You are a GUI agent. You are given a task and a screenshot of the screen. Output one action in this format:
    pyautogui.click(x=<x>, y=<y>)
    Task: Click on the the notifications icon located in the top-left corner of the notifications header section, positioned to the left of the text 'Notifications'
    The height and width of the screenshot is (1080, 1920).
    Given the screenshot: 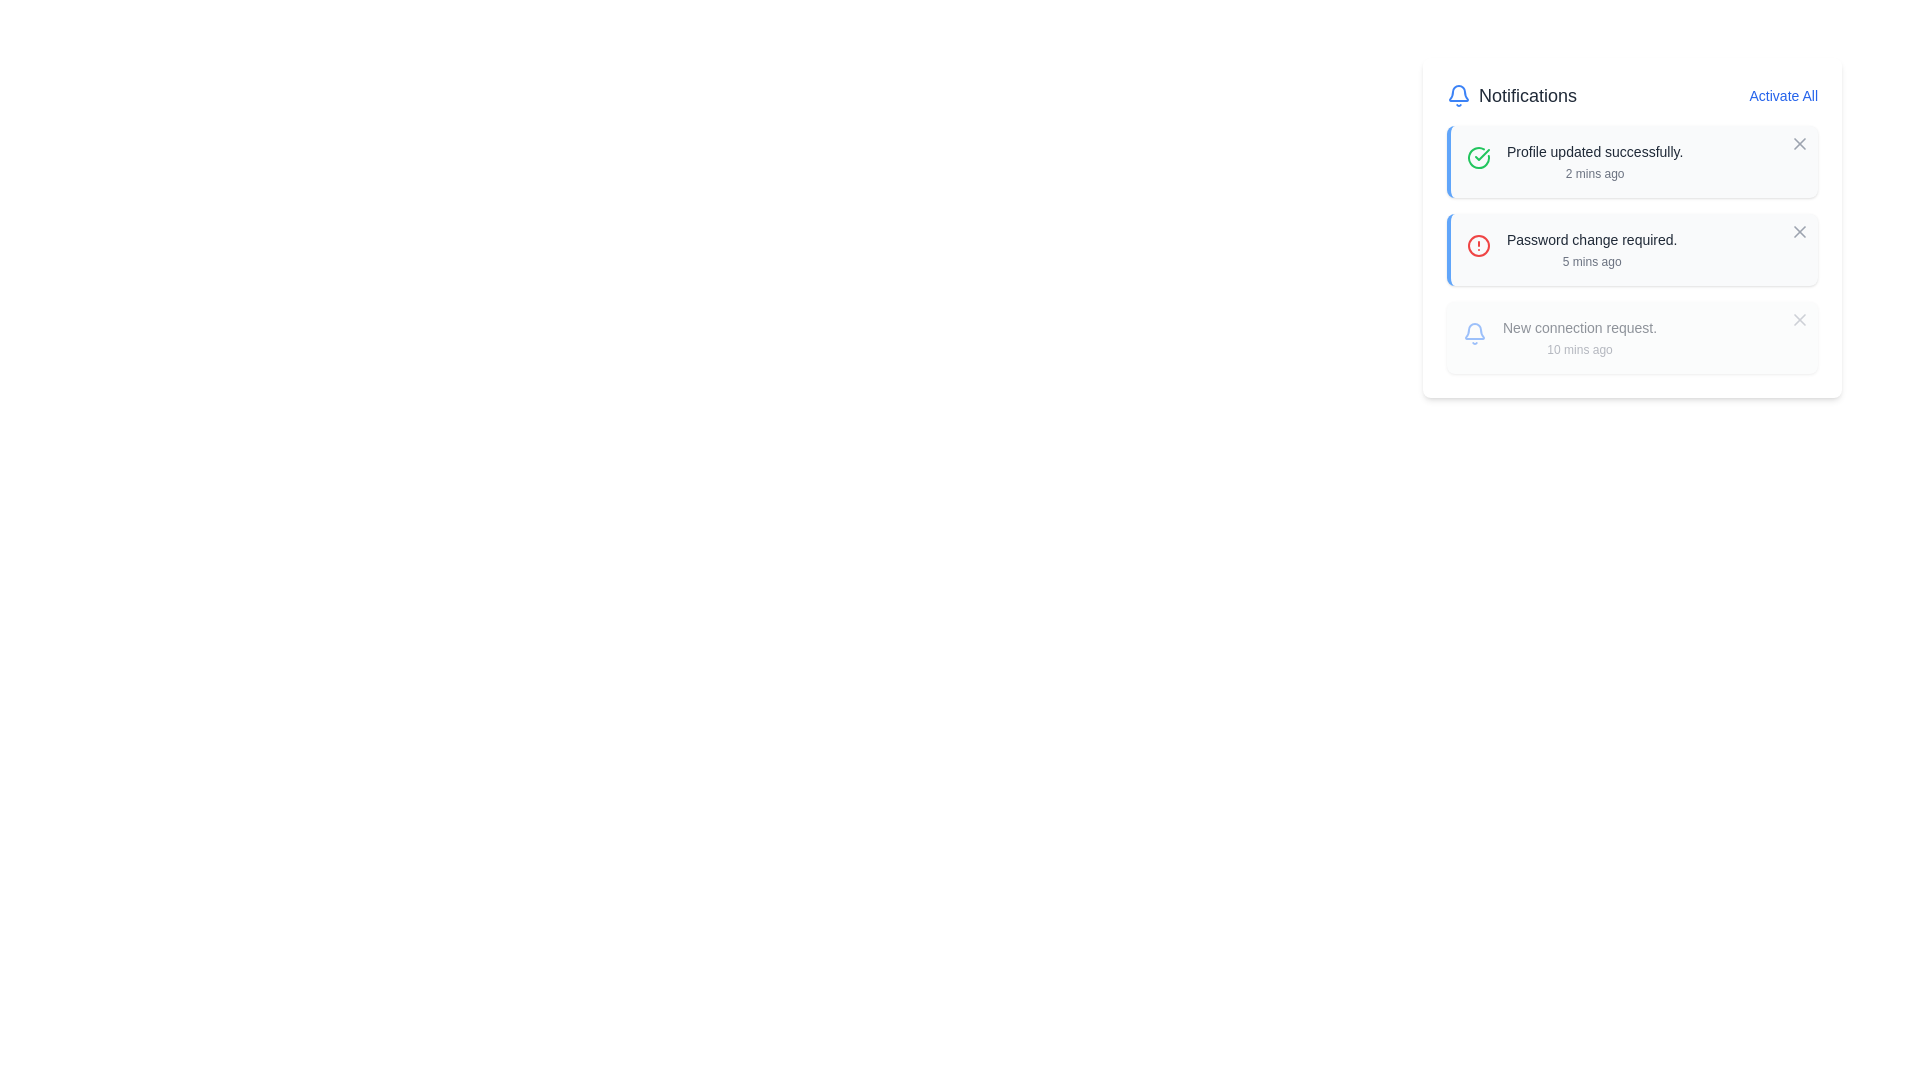 What is the action you would take?
    pyautogui.click(x=1459, y=96)
    